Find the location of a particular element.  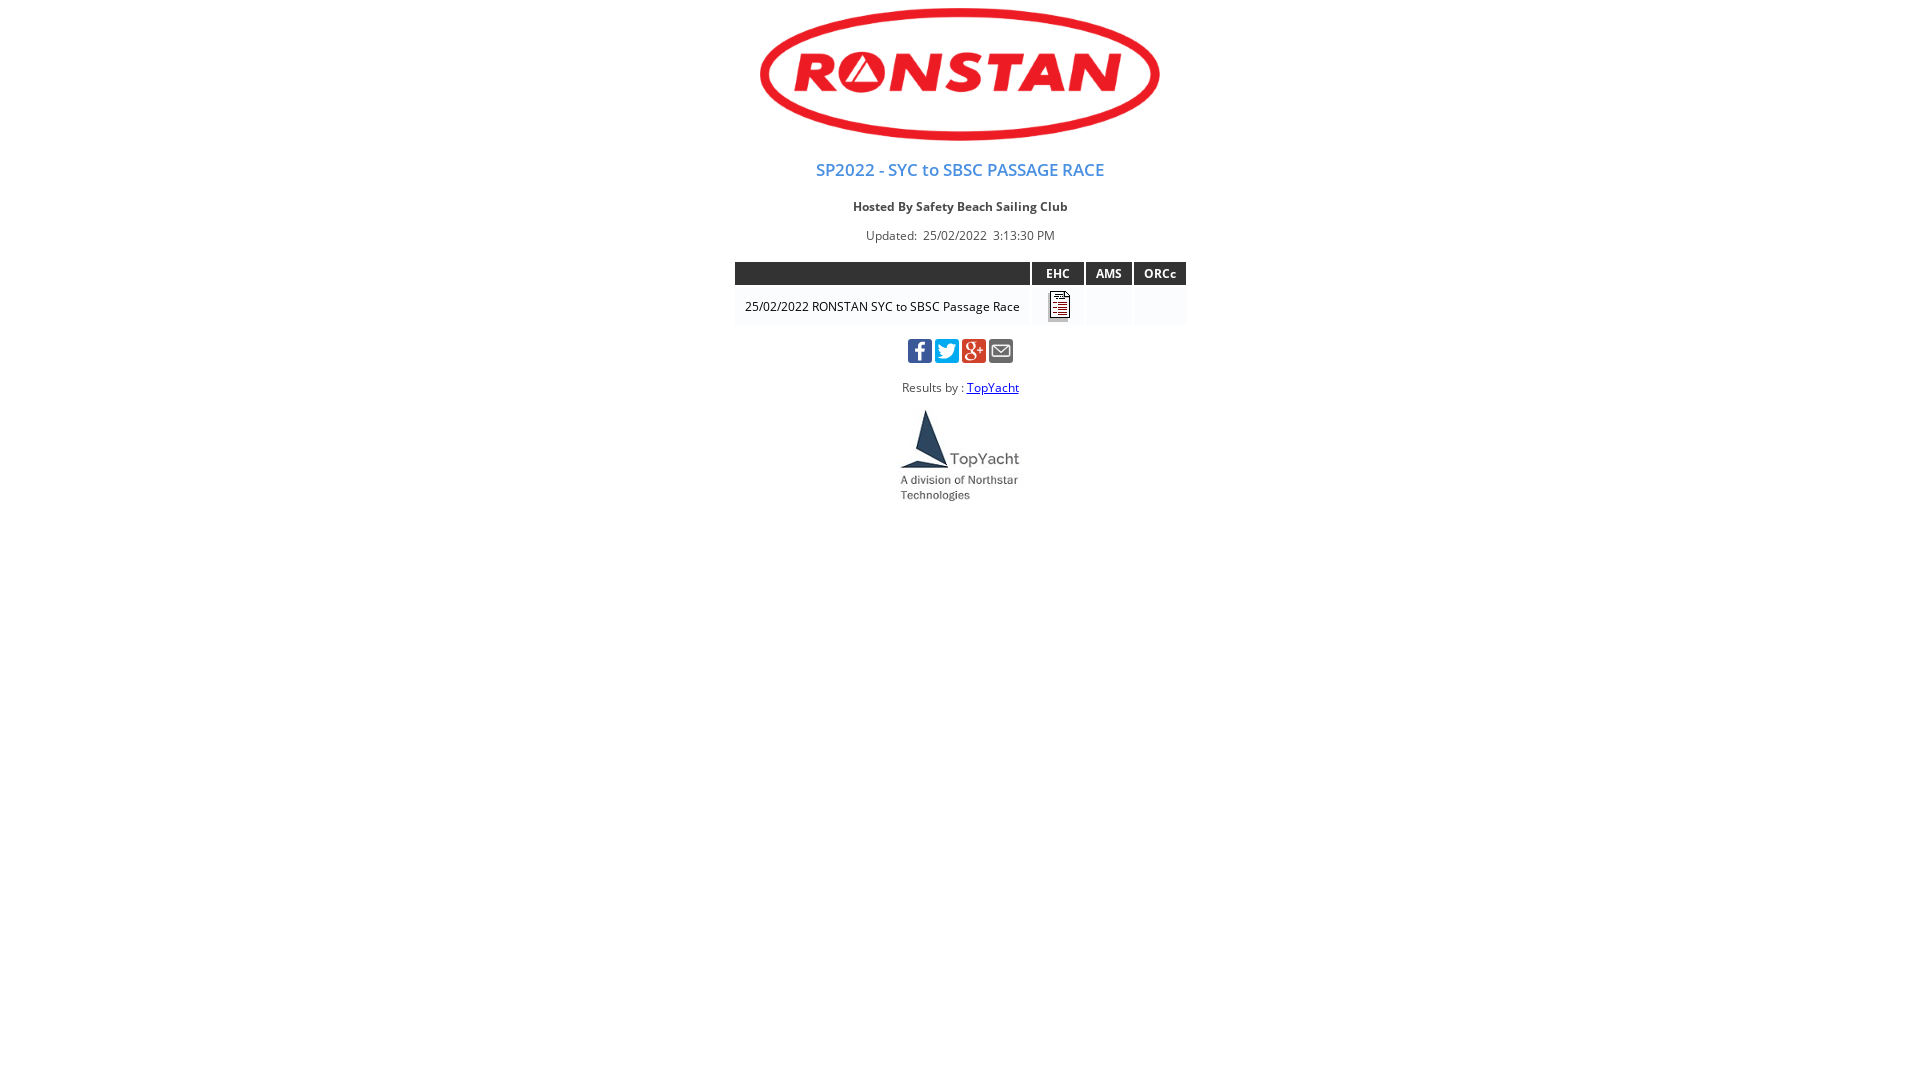

'Tweet' is located at coordinates (944, 357).